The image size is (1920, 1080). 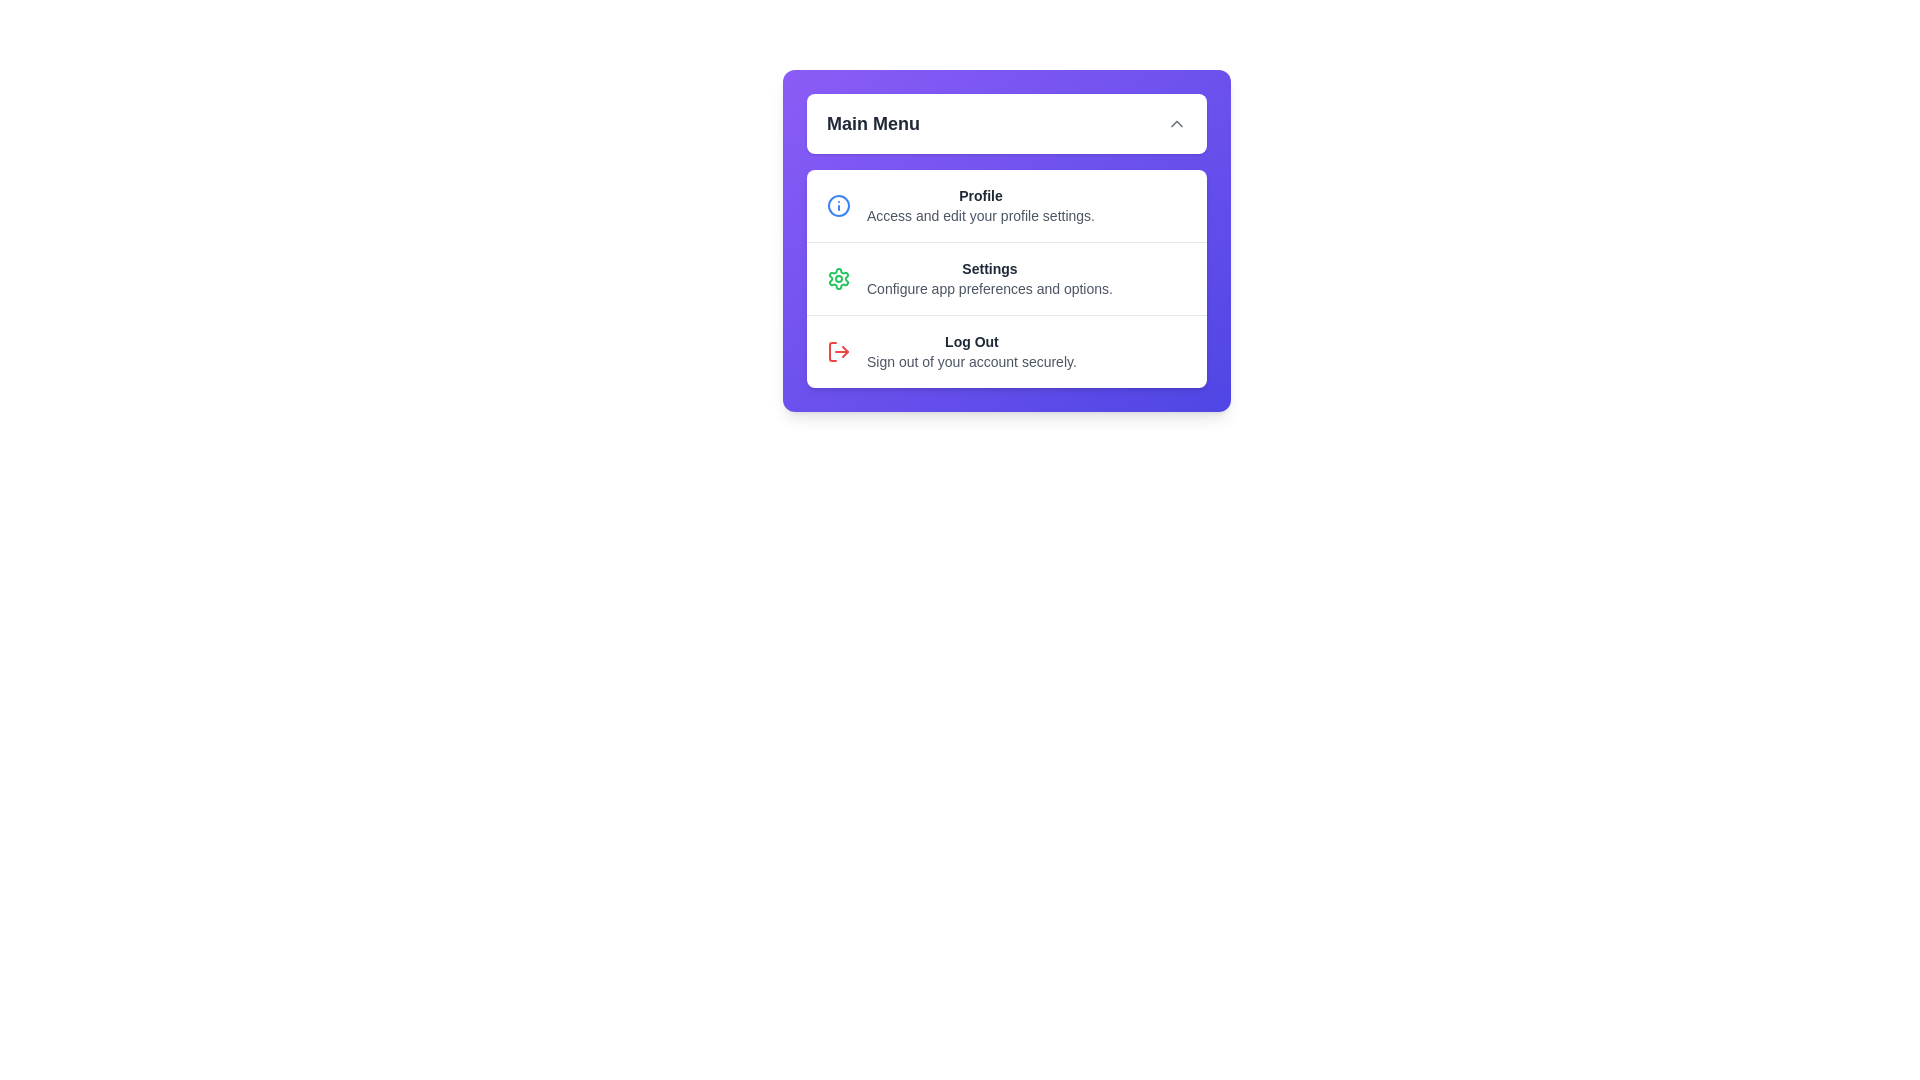 What do you see at coordinates (839, 278) in the screenshot?
I see `the icon next to the Settings menu item` at bounding box center [839, 278].